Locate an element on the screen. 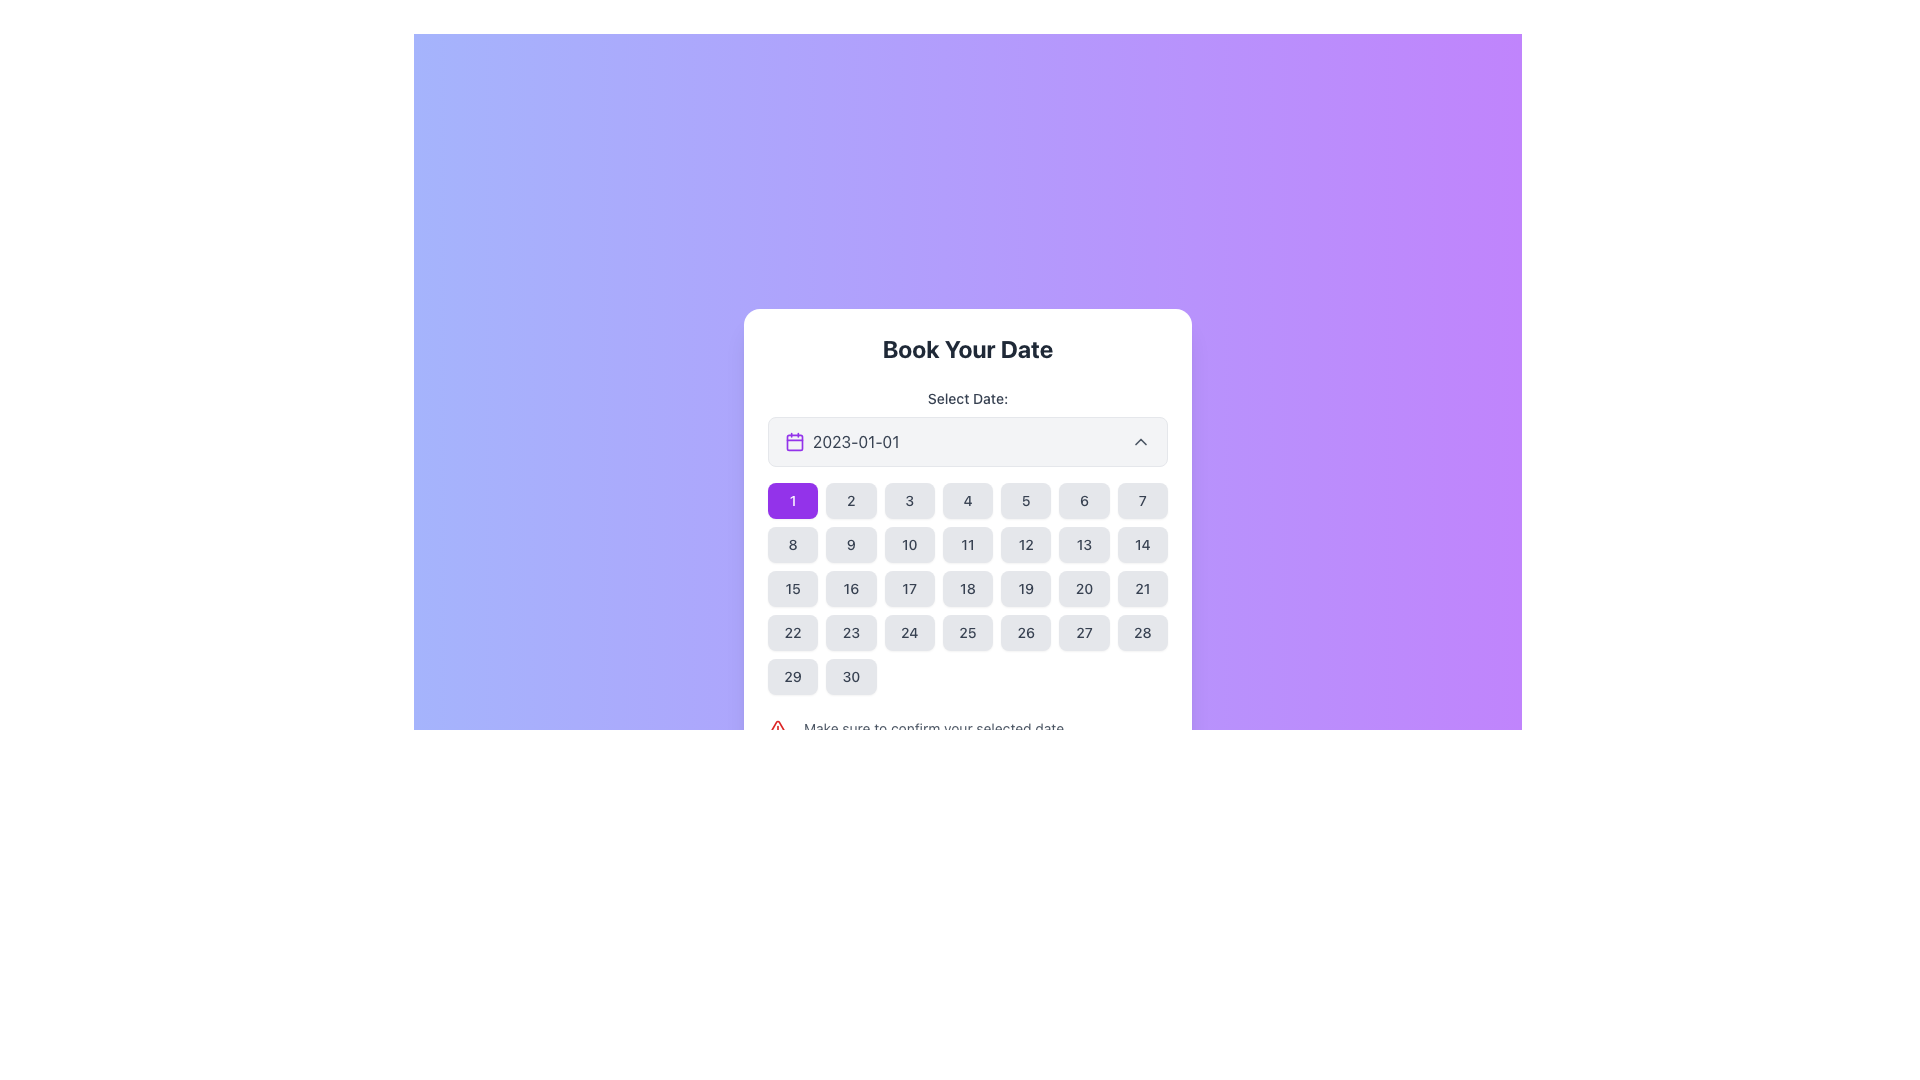 The image size is (1920, 1080). the button labeled '29' in the calendar interface is located at coordinates (792, 676).